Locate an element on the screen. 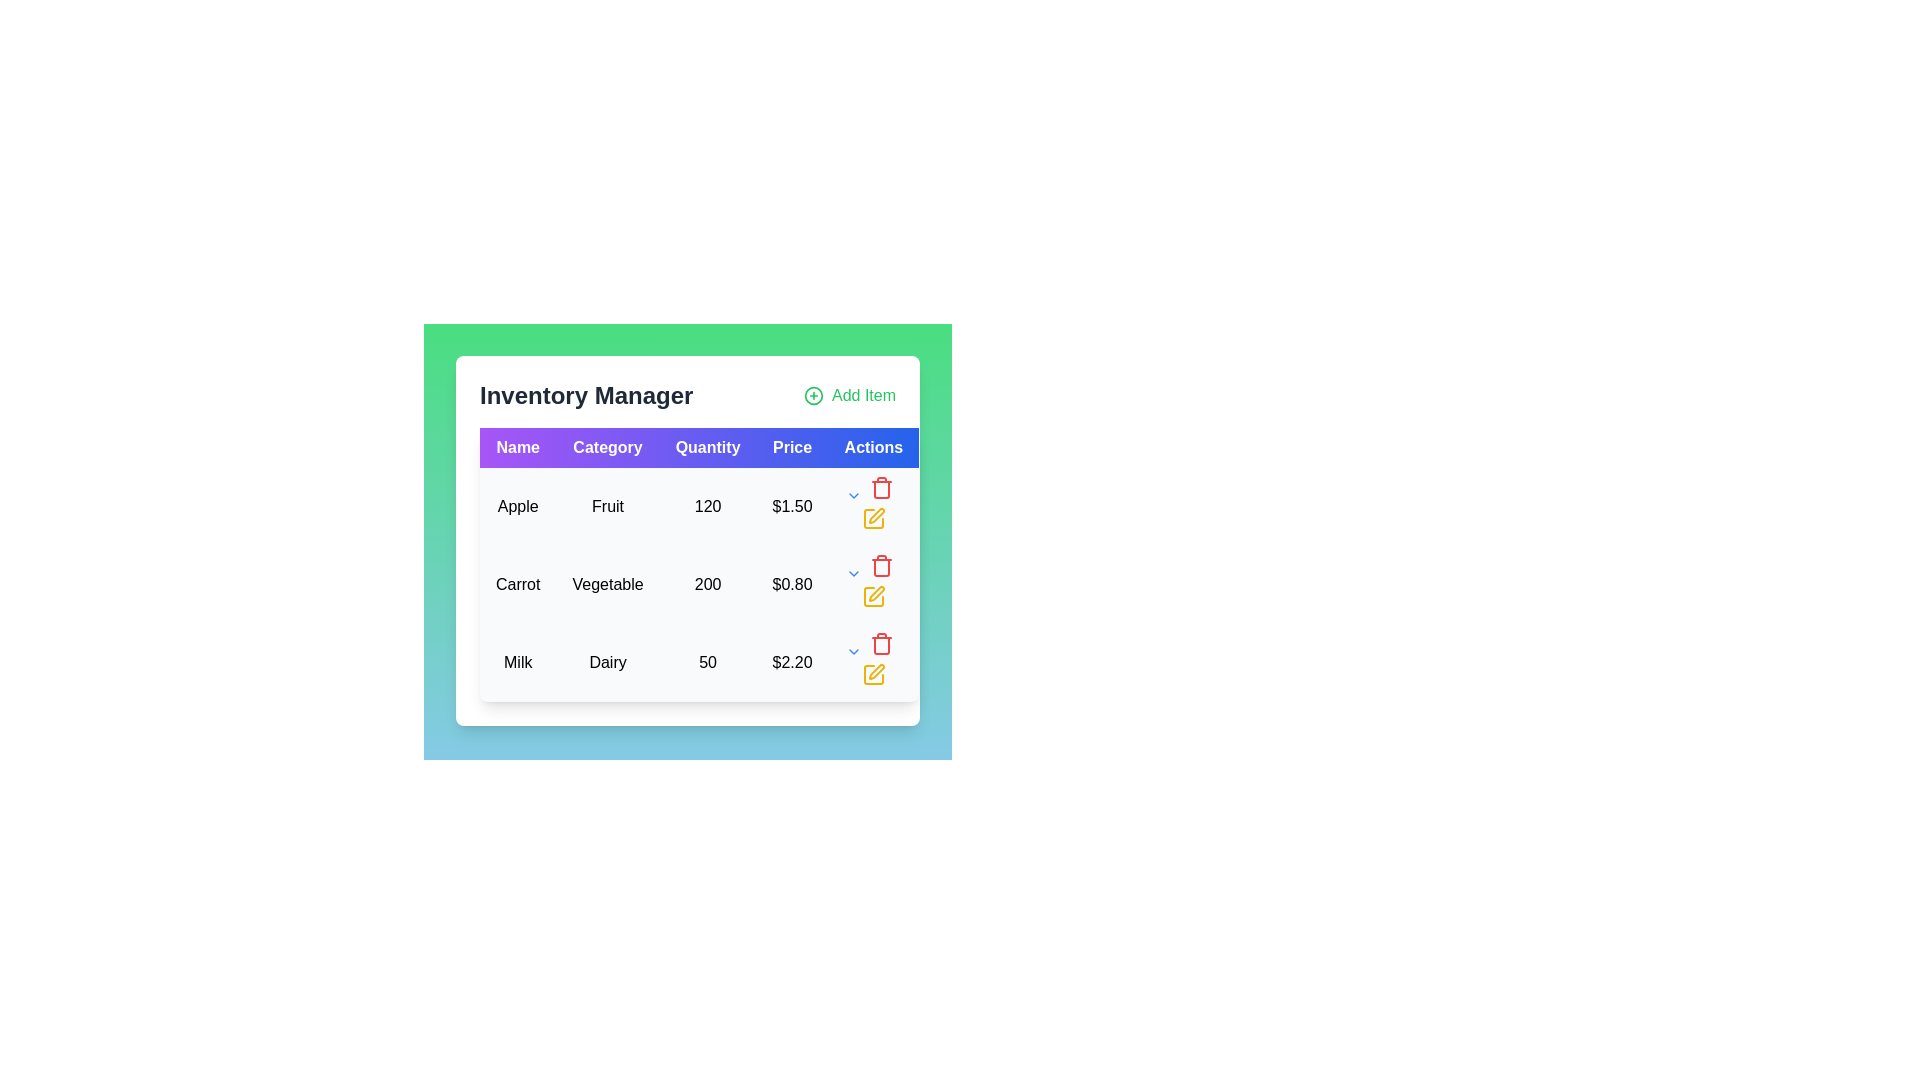  details of the tabular row element containing 'Apple Fruit 120 $1.50' located in the first row of the table is located at coordinates (699, 505).